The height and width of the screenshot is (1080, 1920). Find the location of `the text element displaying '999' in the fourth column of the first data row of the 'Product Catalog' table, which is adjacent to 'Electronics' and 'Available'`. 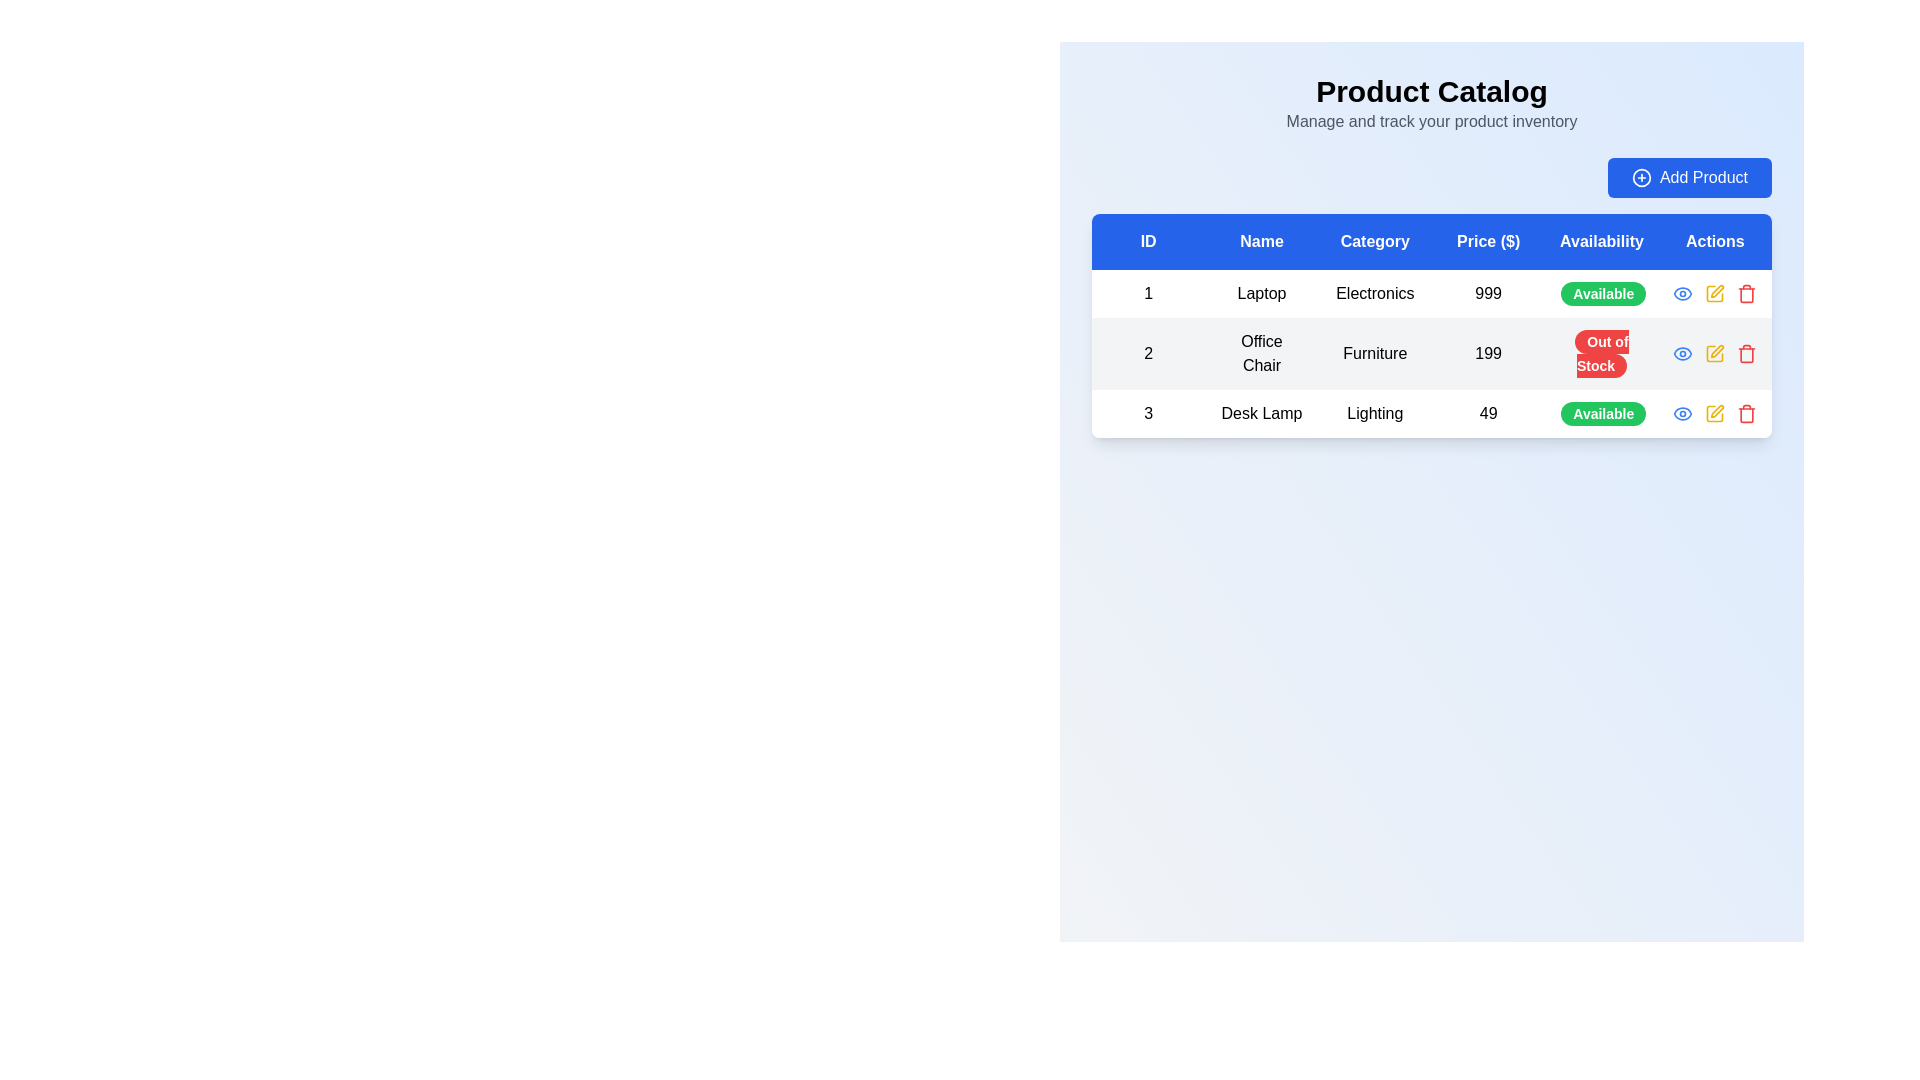

the text element displaying '999' in the fourth column of the first data row of the 'Product Catalog' table, which is adjacent to 'Electronics' and 'Available' is located at coordinates (1488, 293).